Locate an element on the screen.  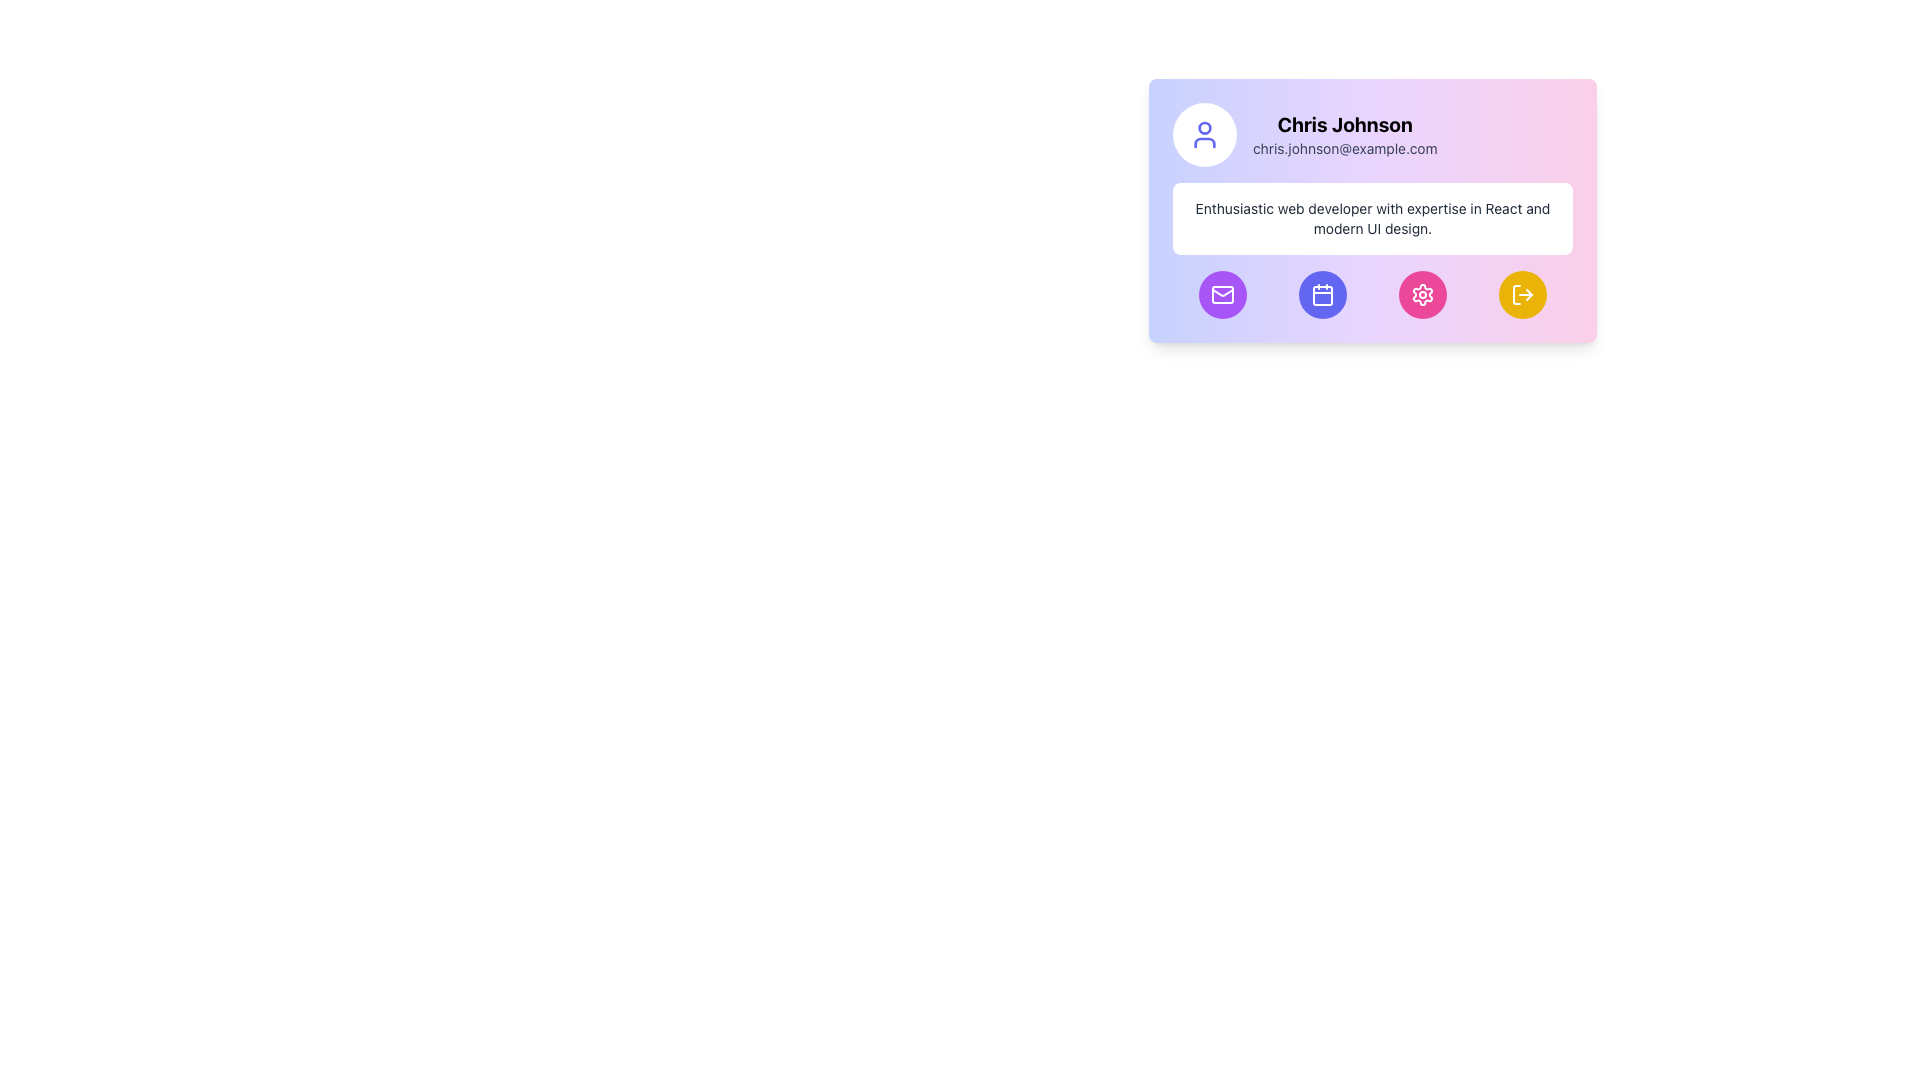
textual description of the professional's expertise and skills located in the lower-middle section of the profile interface, directly beneath the header with the name and email address is located at coordinates (1371, 219).